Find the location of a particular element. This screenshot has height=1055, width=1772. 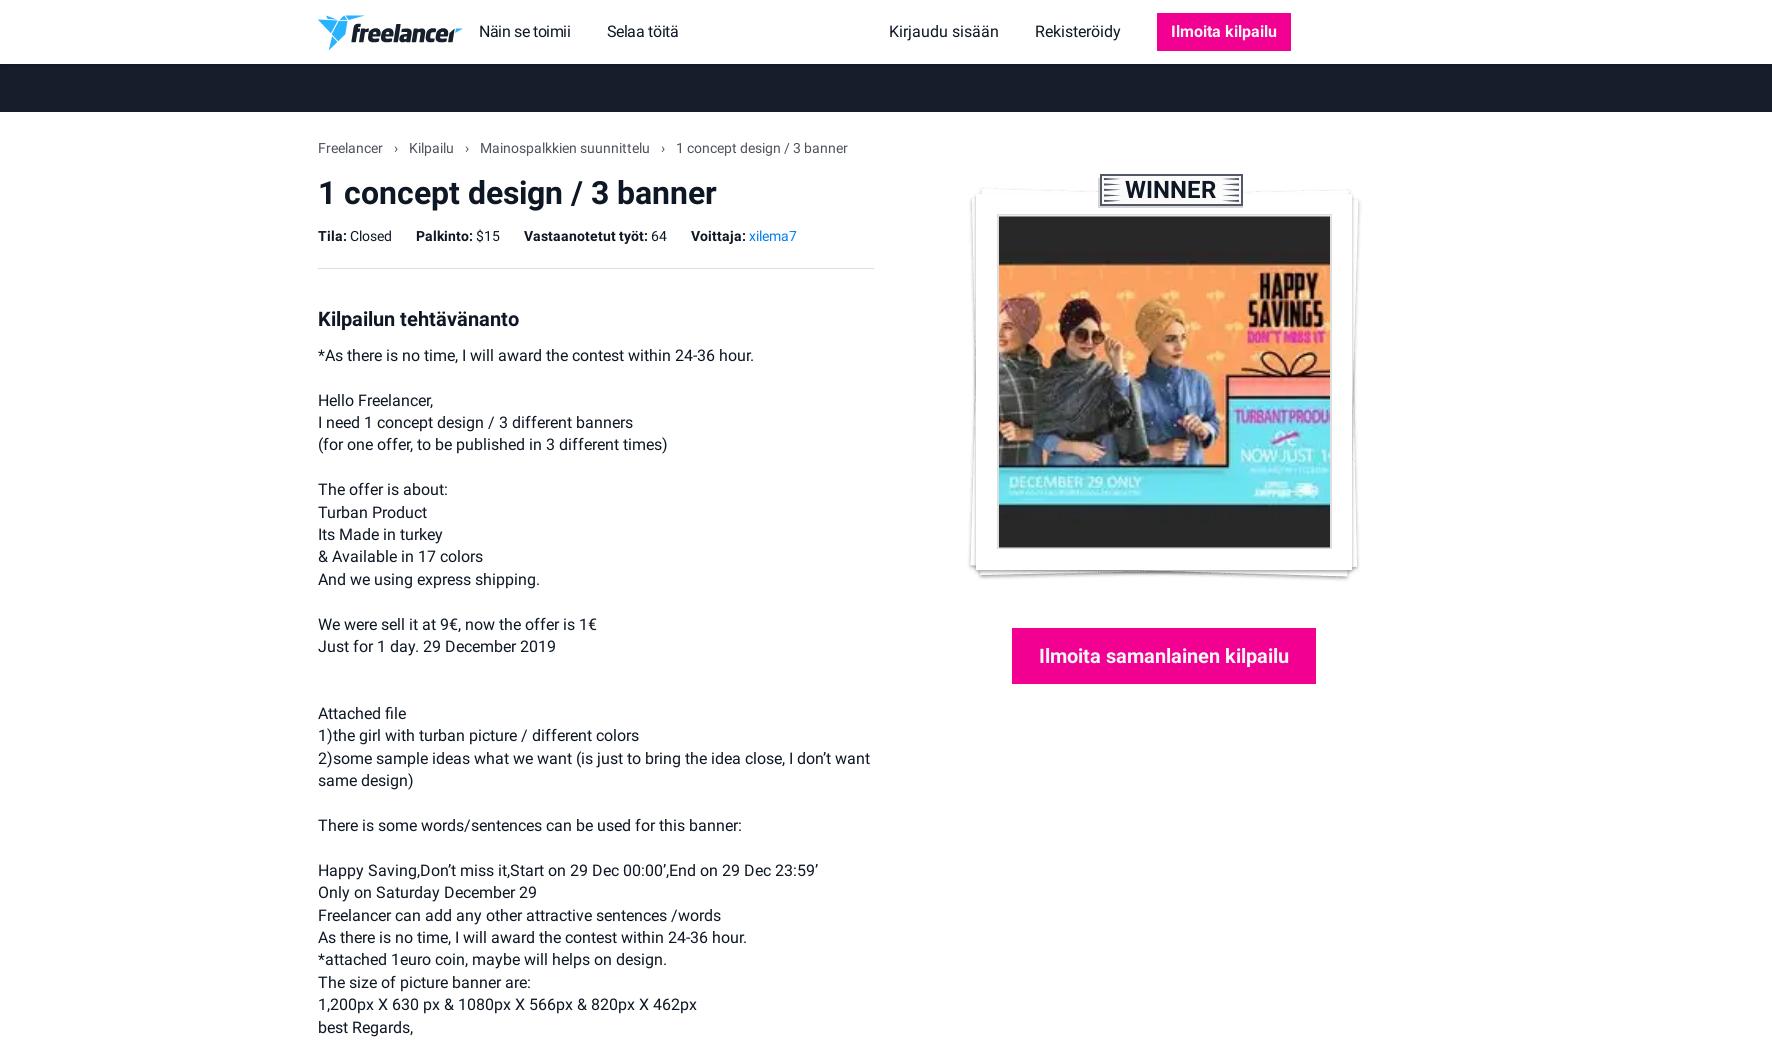

'Palkinto:' is located at coordinates (443, 233).